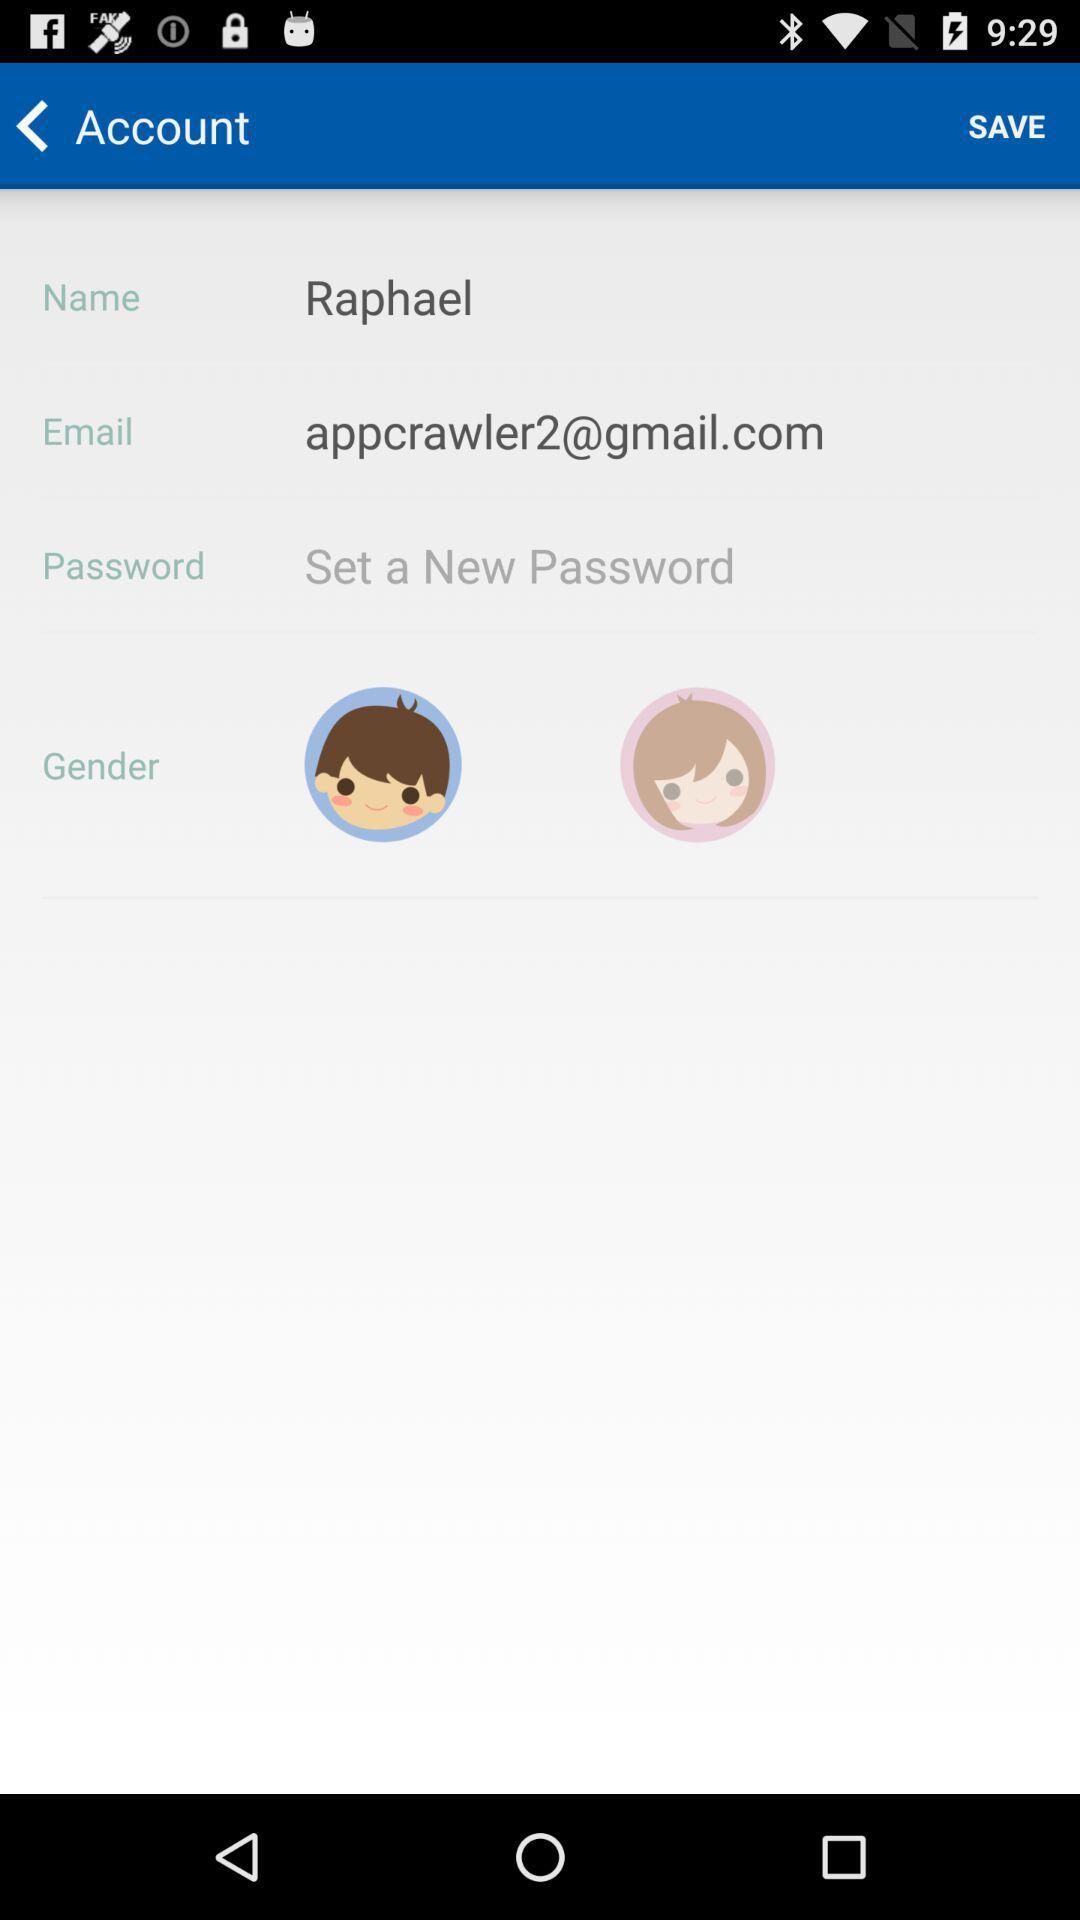 Image resolution: width=1080 pixels, height=1920 pixels. I want to click on female gender selection, so click(697, 763).